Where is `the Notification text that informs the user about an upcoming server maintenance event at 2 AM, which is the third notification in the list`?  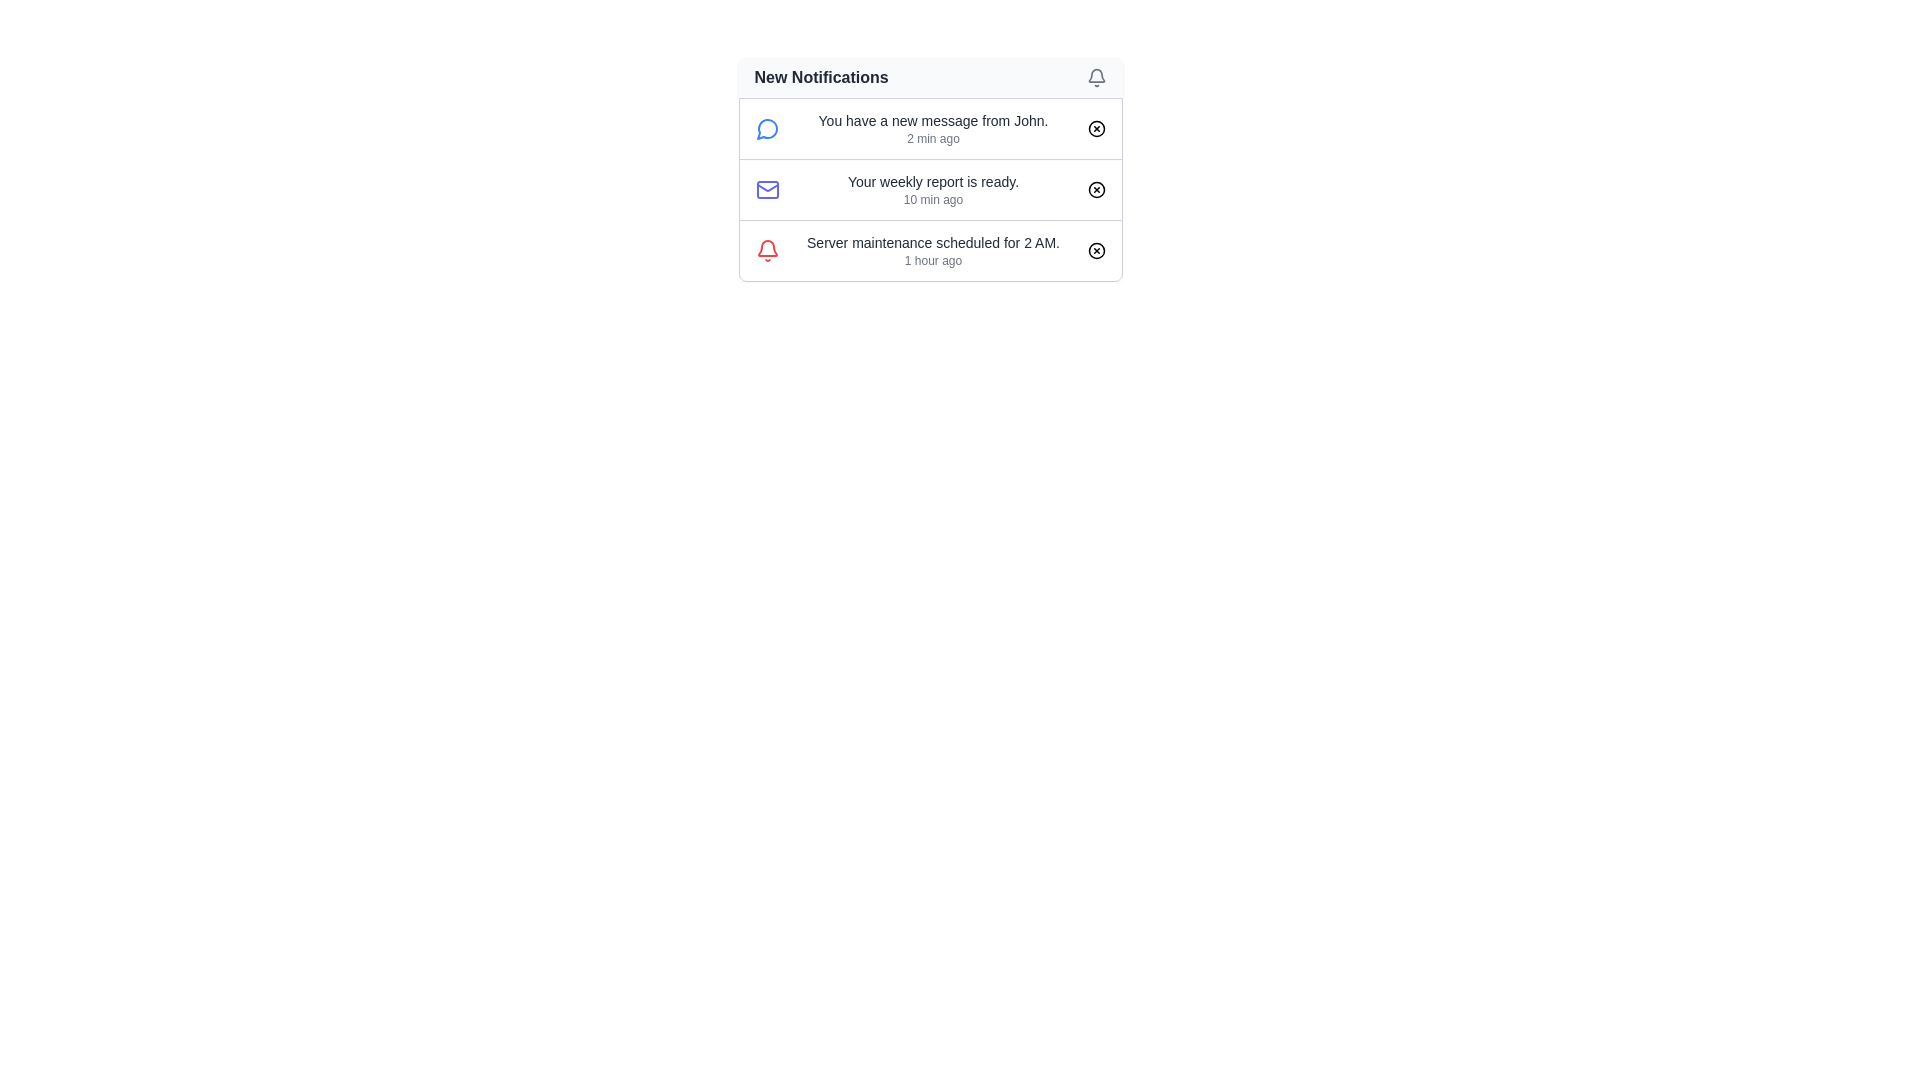
the Notification text that informs the user about an upcoming server maintenance event at 2 AM, which is the third notification in the list is located at coordinates (932, 249).